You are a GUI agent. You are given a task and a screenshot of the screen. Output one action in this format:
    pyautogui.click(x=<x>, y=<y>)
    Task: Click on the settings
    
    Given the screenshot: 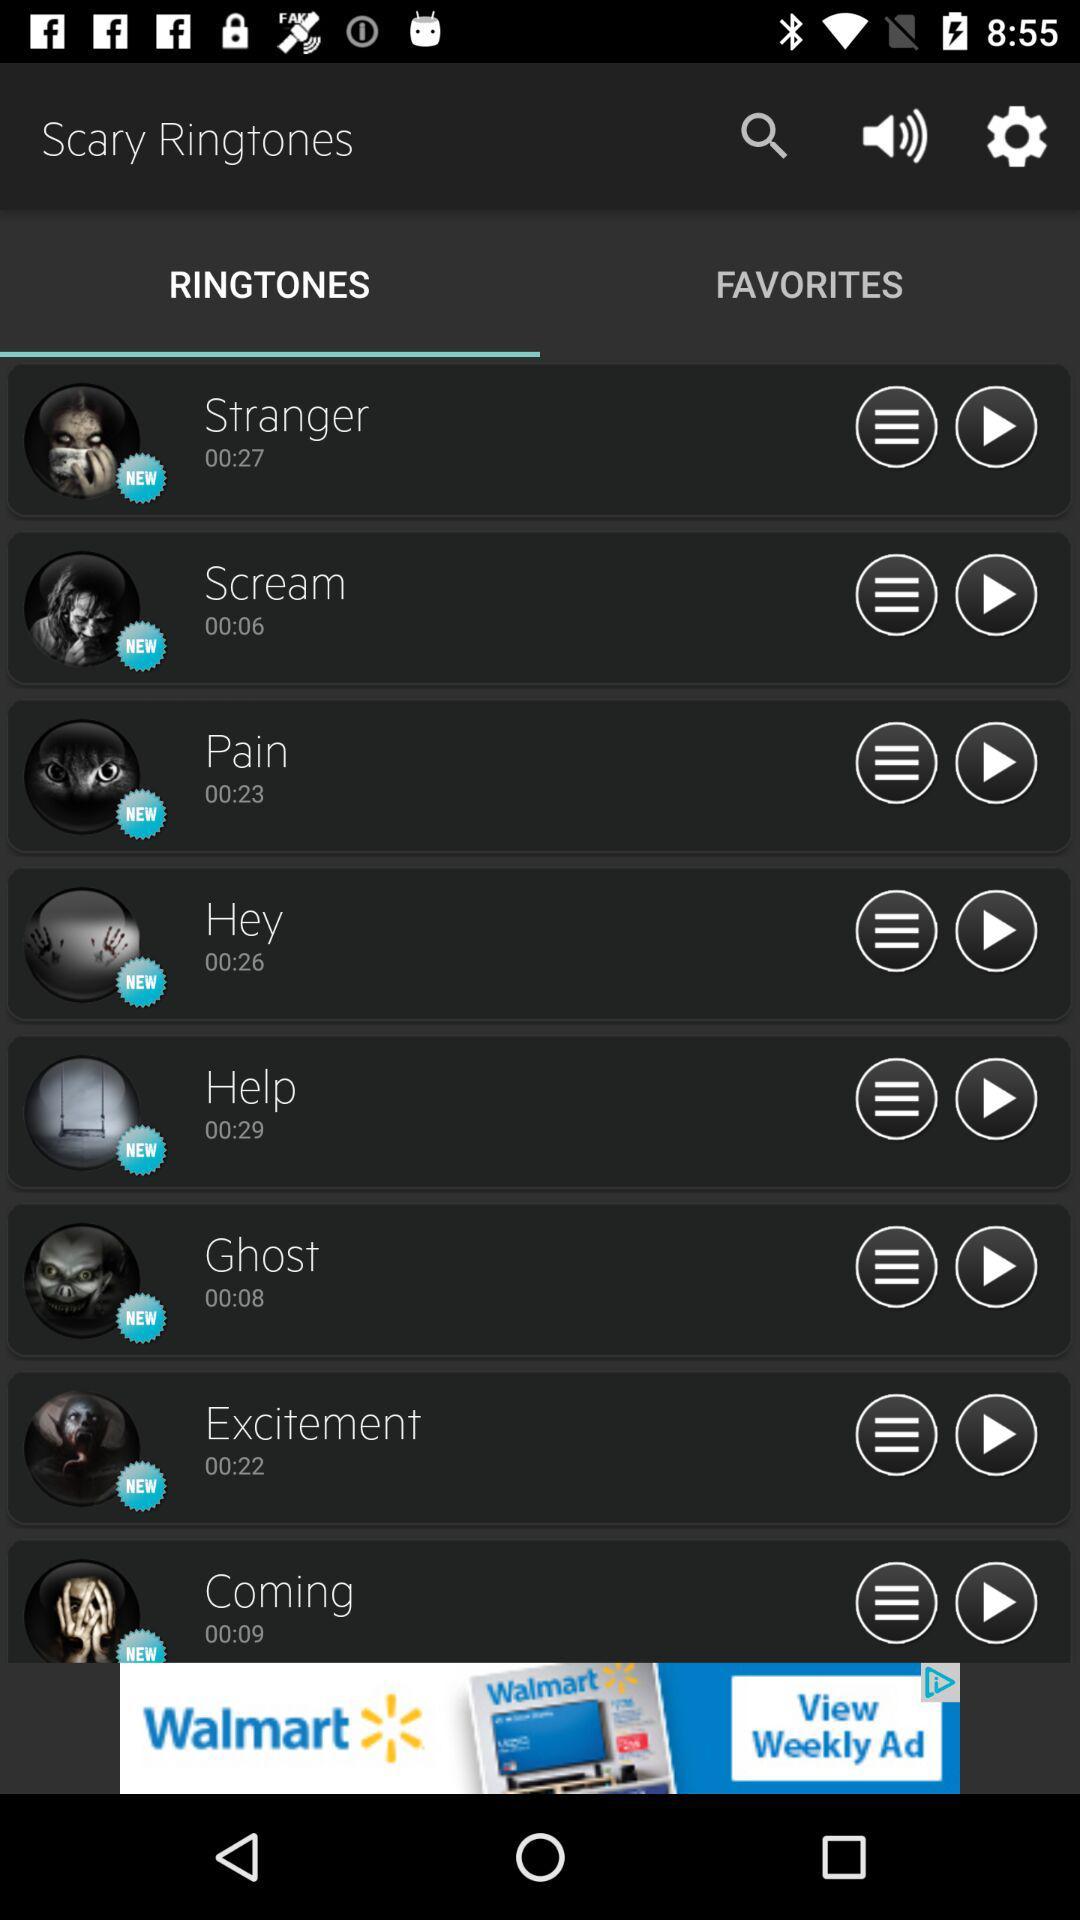 What is the action you would take?
    pyautogui.click(x=895, y=1604)
    